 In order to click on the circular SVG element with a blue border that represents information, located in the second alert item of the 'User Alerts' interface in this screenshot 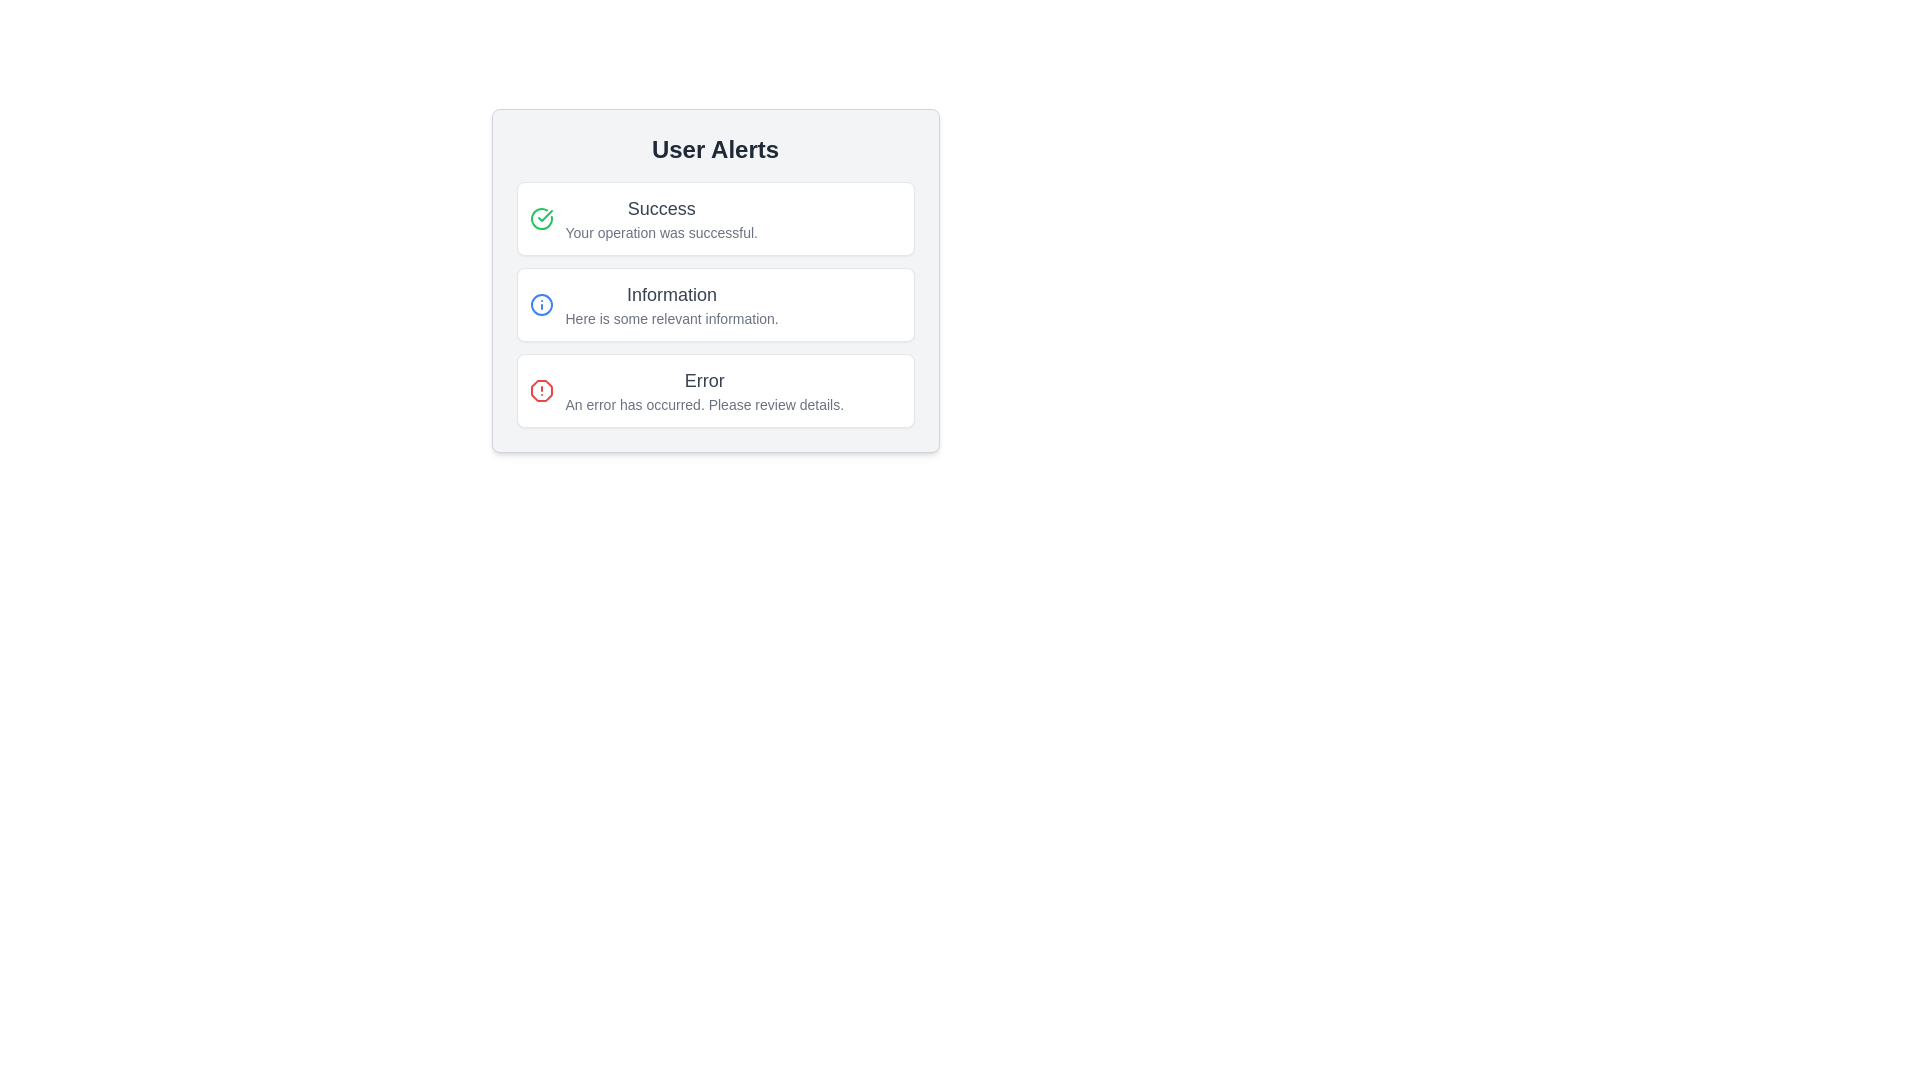, I will do `click(541, 304)`.